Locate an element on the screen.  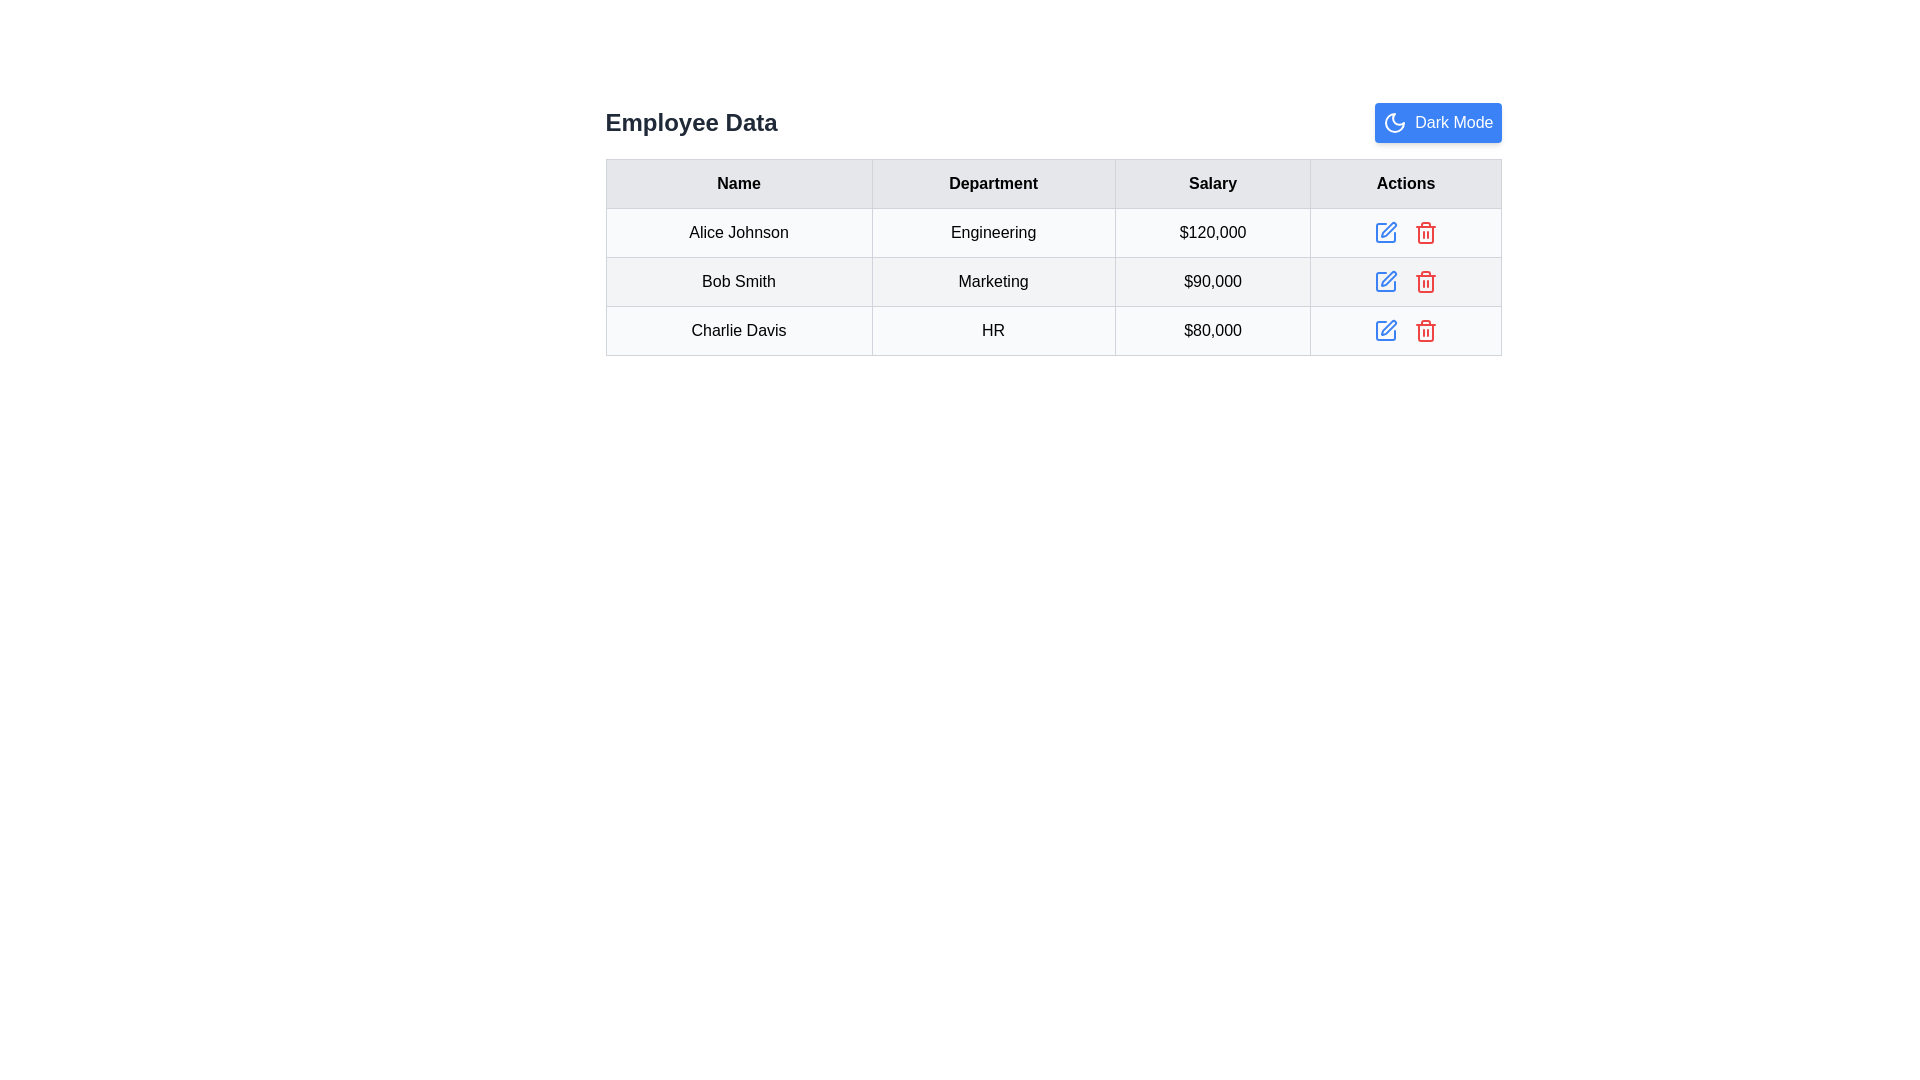
the Table Header Cell labeled 'Department', which is the second cell in the header row of the table, positioned between 'Name' and 'Salary' is located at coordinates (993, 184).